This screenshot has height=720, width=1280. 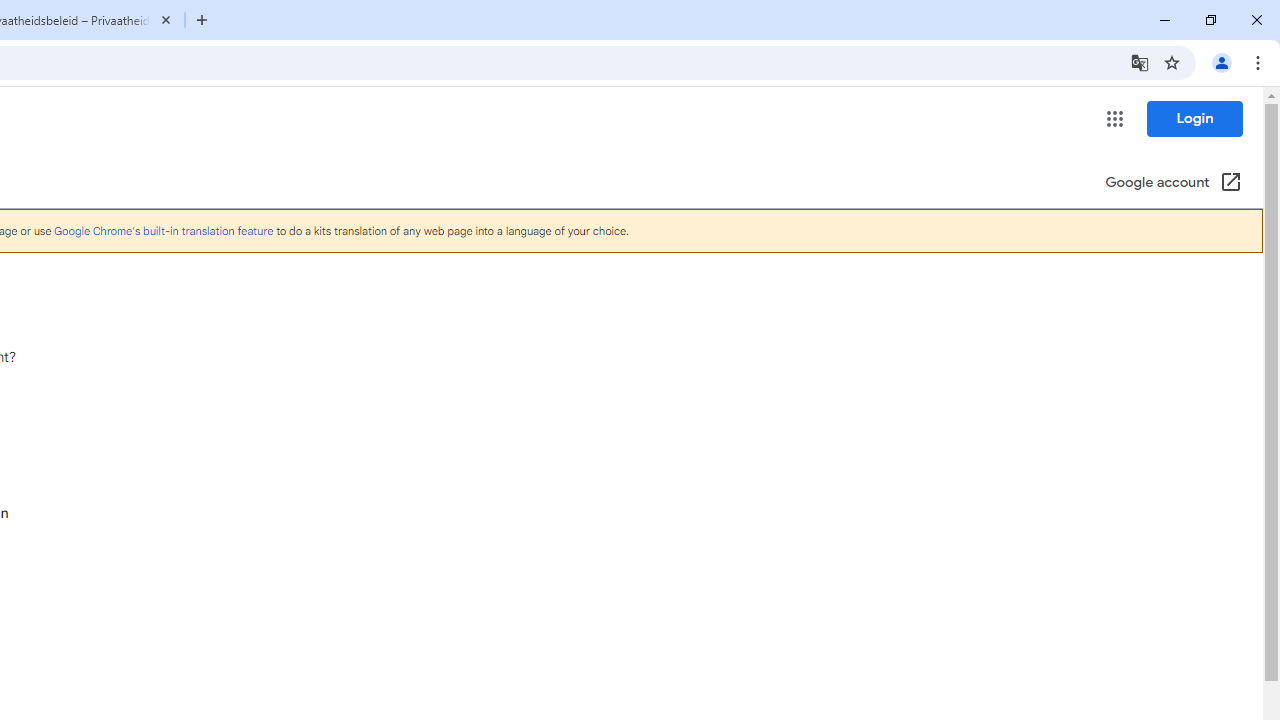 What do you see at coordinates (163, 230) in the screenshot?
I see `'Google Chrome'` at bounding box center [163, 230].